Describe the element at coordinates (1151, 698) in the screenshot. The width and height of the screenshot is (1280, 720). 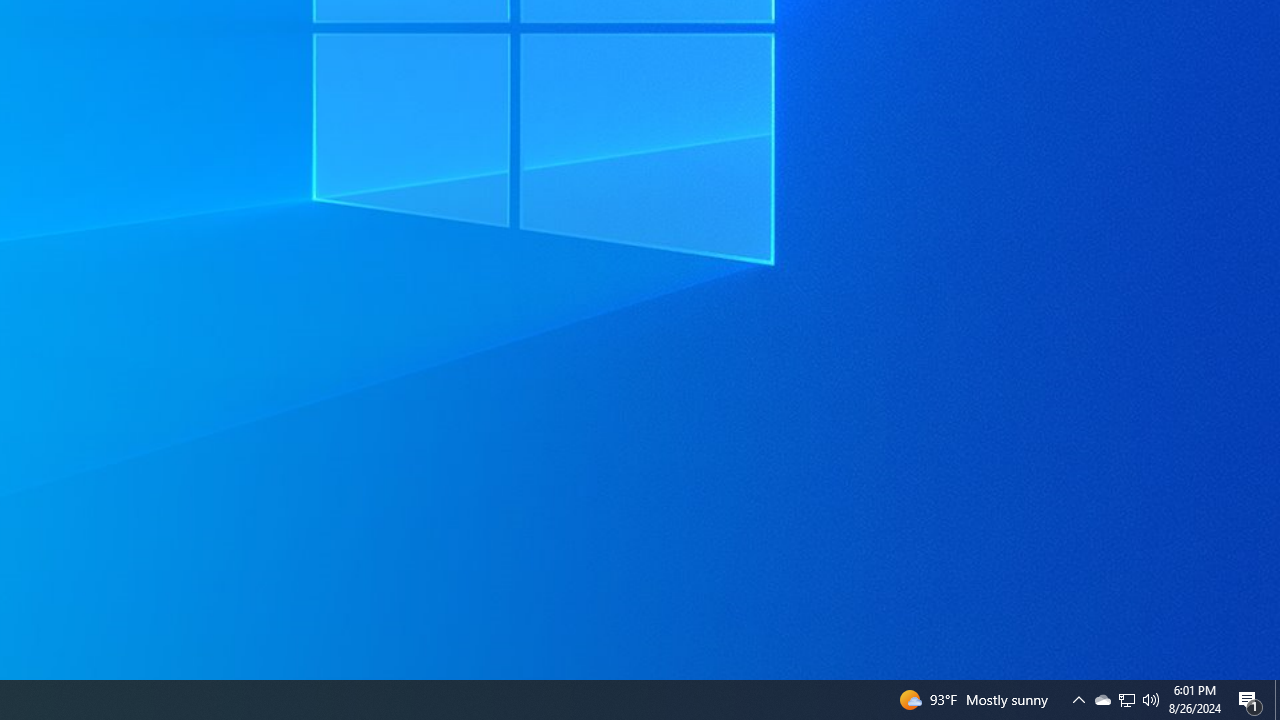
I see `'Q2790: 100%'` at that location.